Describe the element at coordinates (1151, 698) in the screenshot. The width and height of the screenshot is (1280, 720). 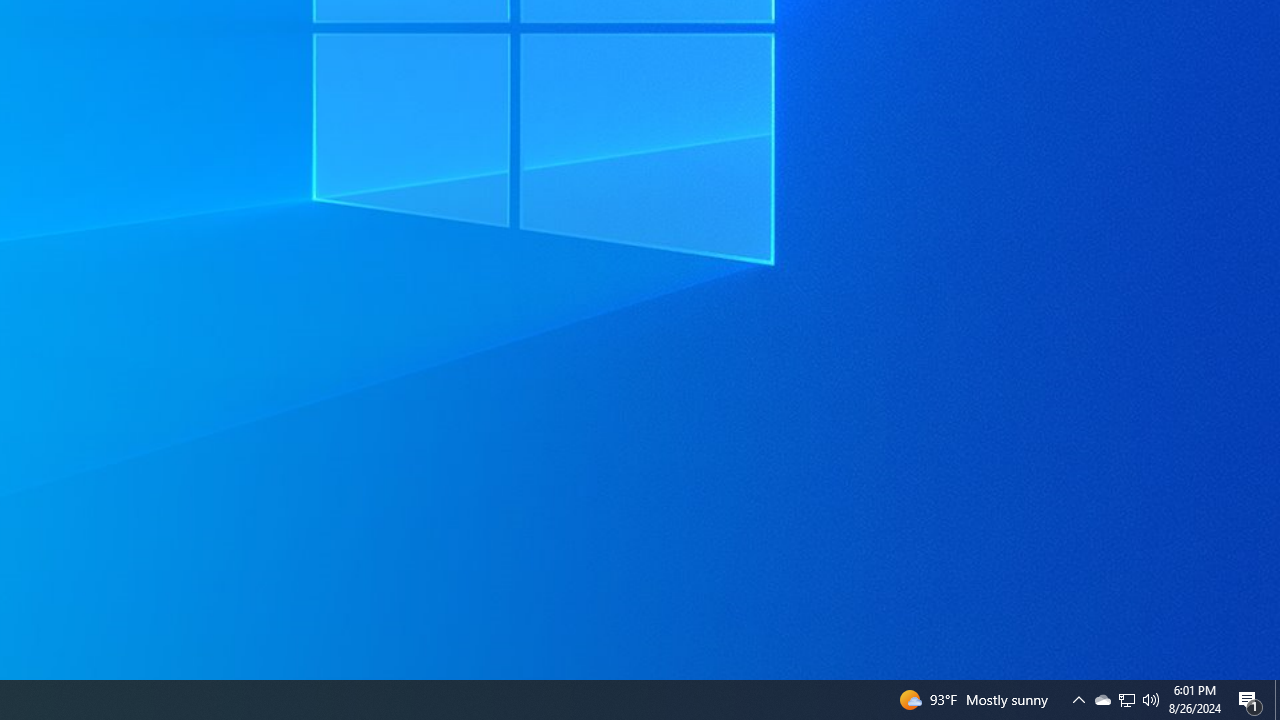
I see `'Q2790: 100%'` at that location.